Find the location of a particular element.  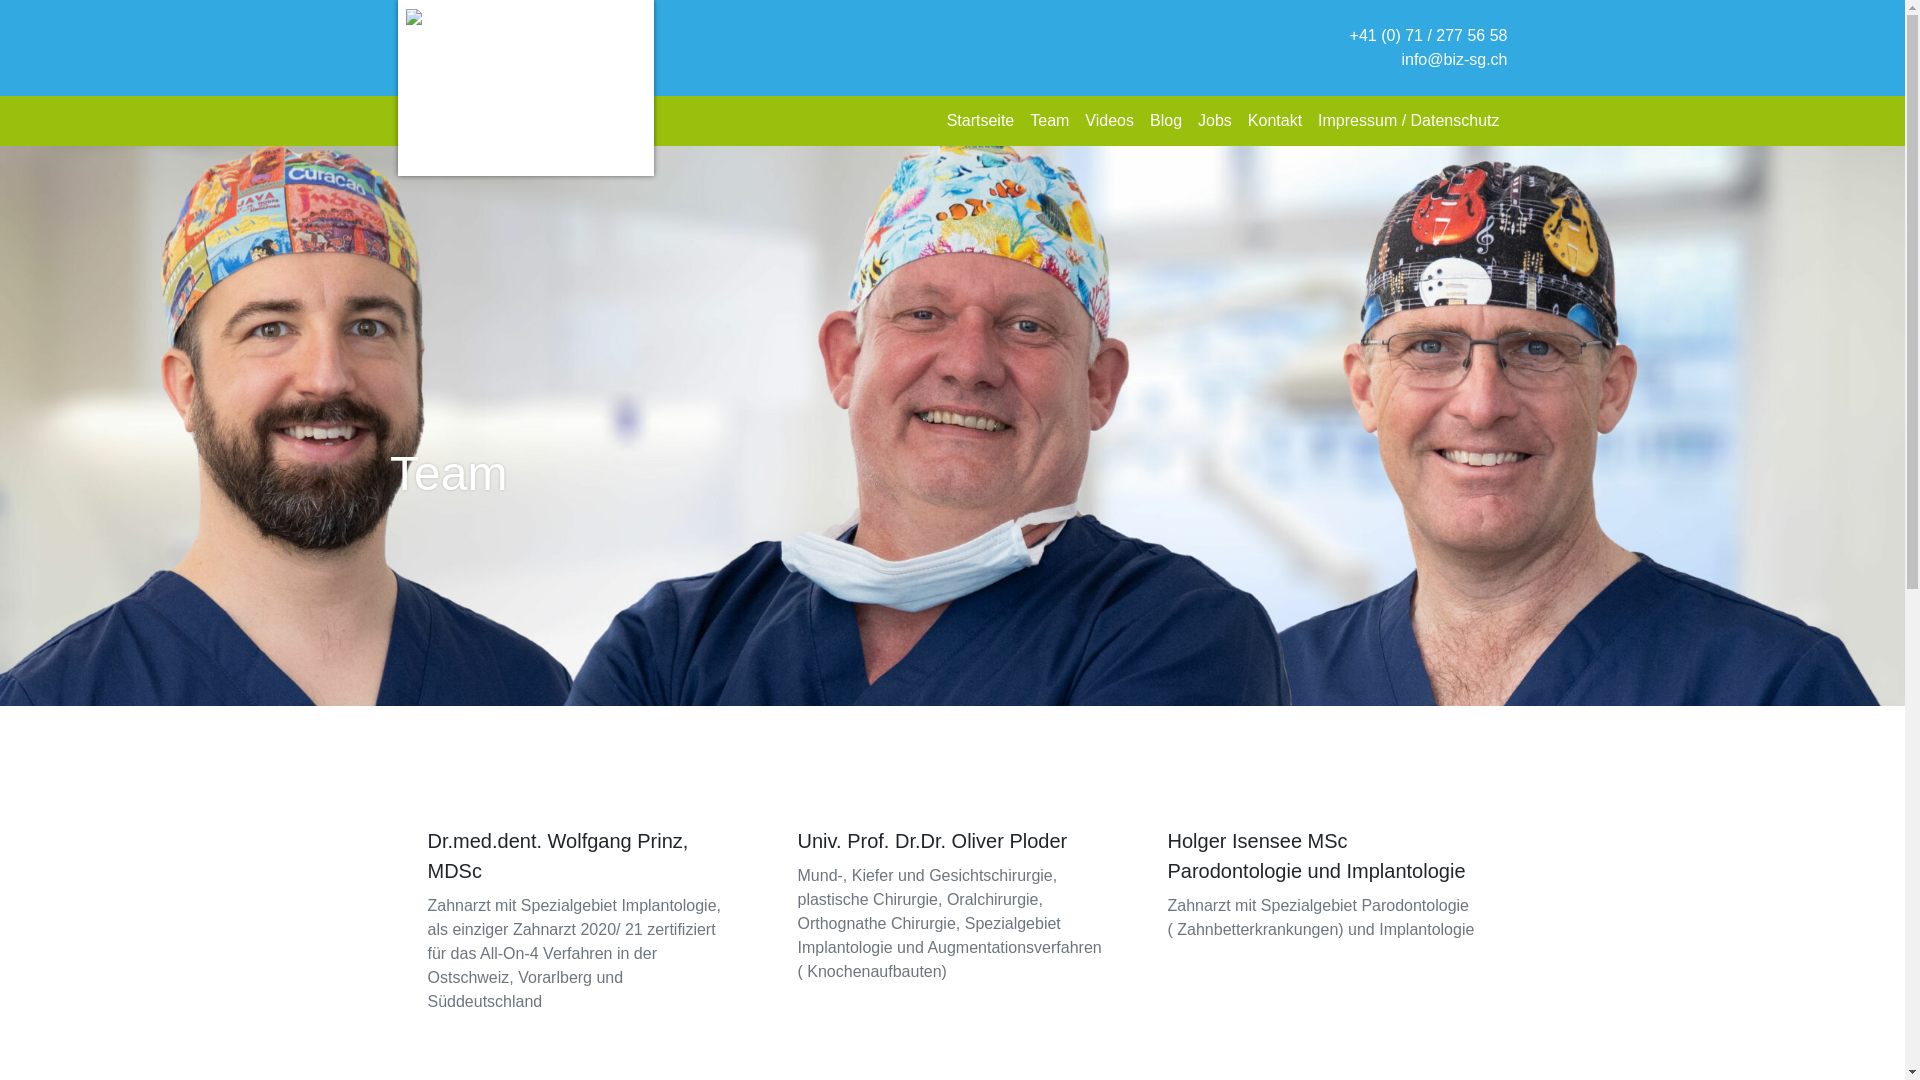

'+41 (0) 71 / 277 56 58' is located at coordinates (1349, 35).